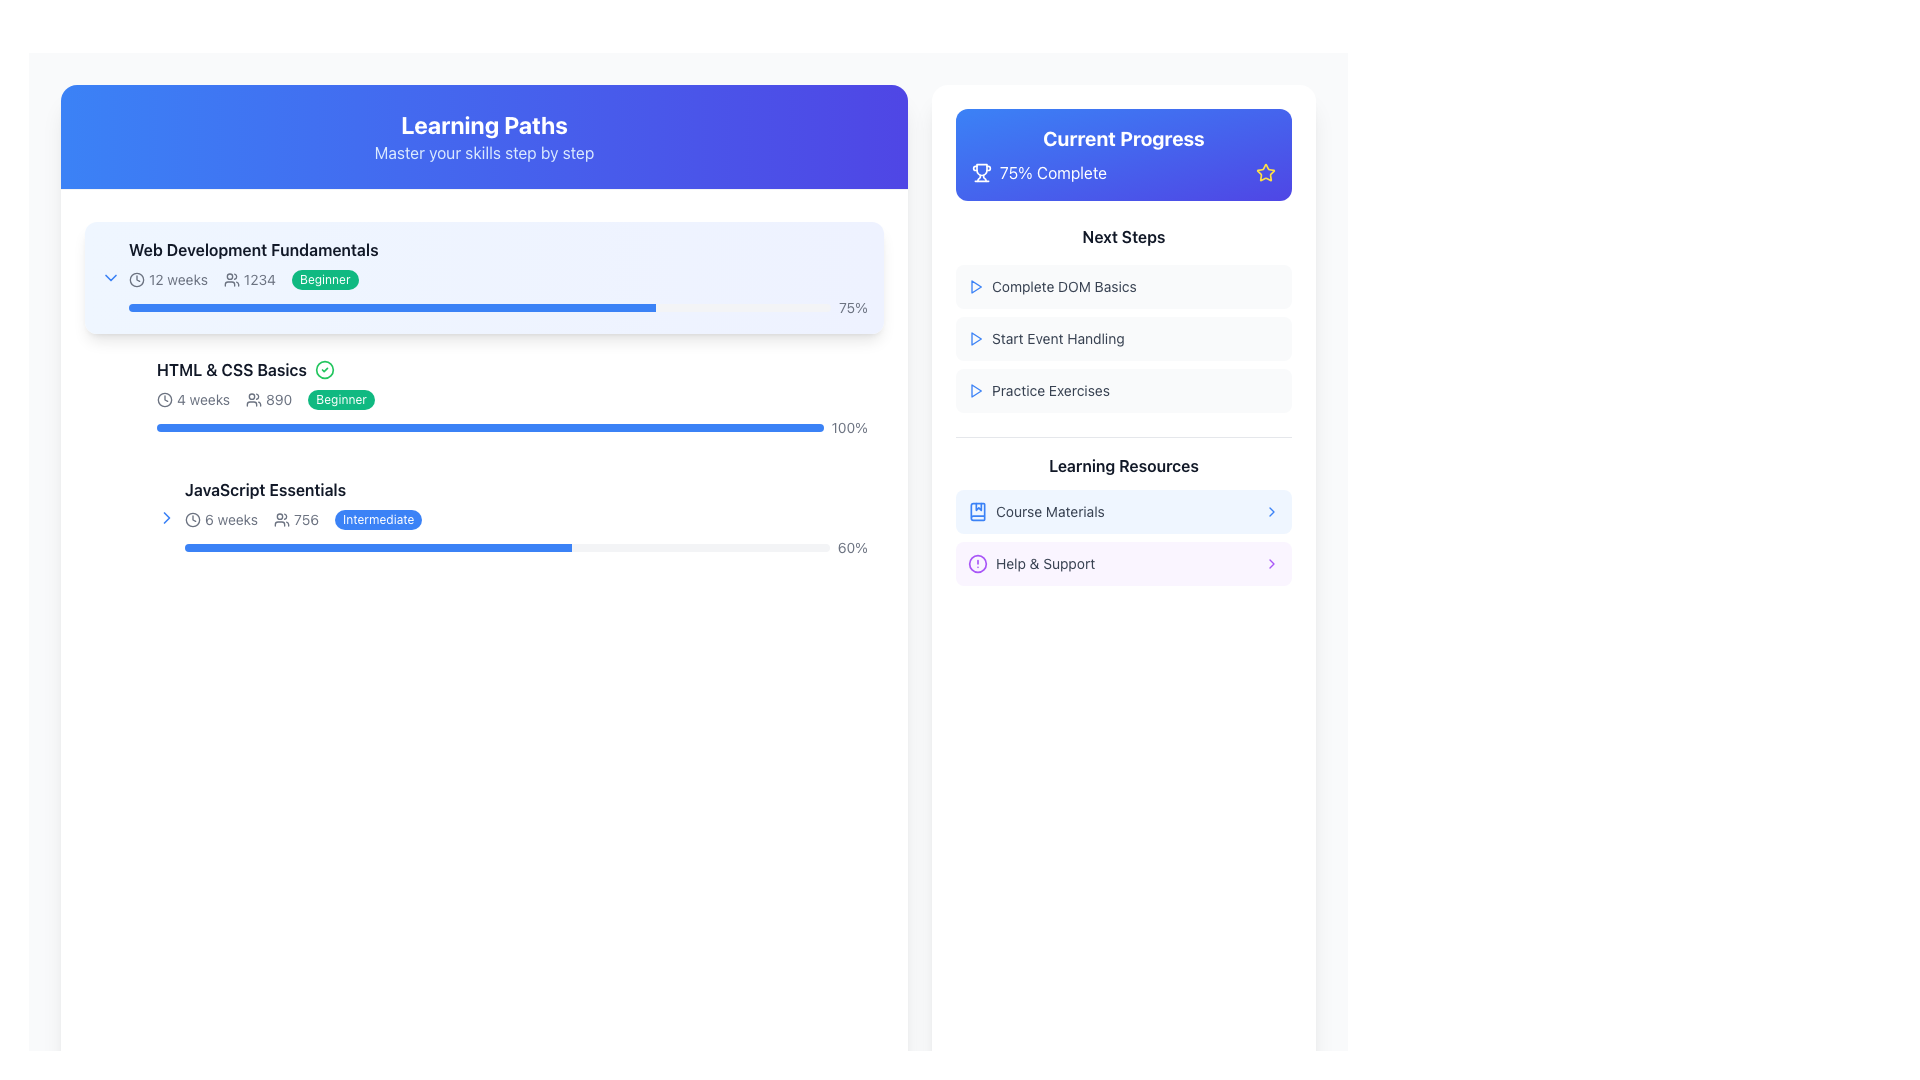 This screenshot has width=1920, height=1080. Describe the element at coordinates (1123, 563) in the screenshot. I see `the 'Help & Support' button, which has a light purple background and contains an icon of a circle with an exclamation mark` at that location.